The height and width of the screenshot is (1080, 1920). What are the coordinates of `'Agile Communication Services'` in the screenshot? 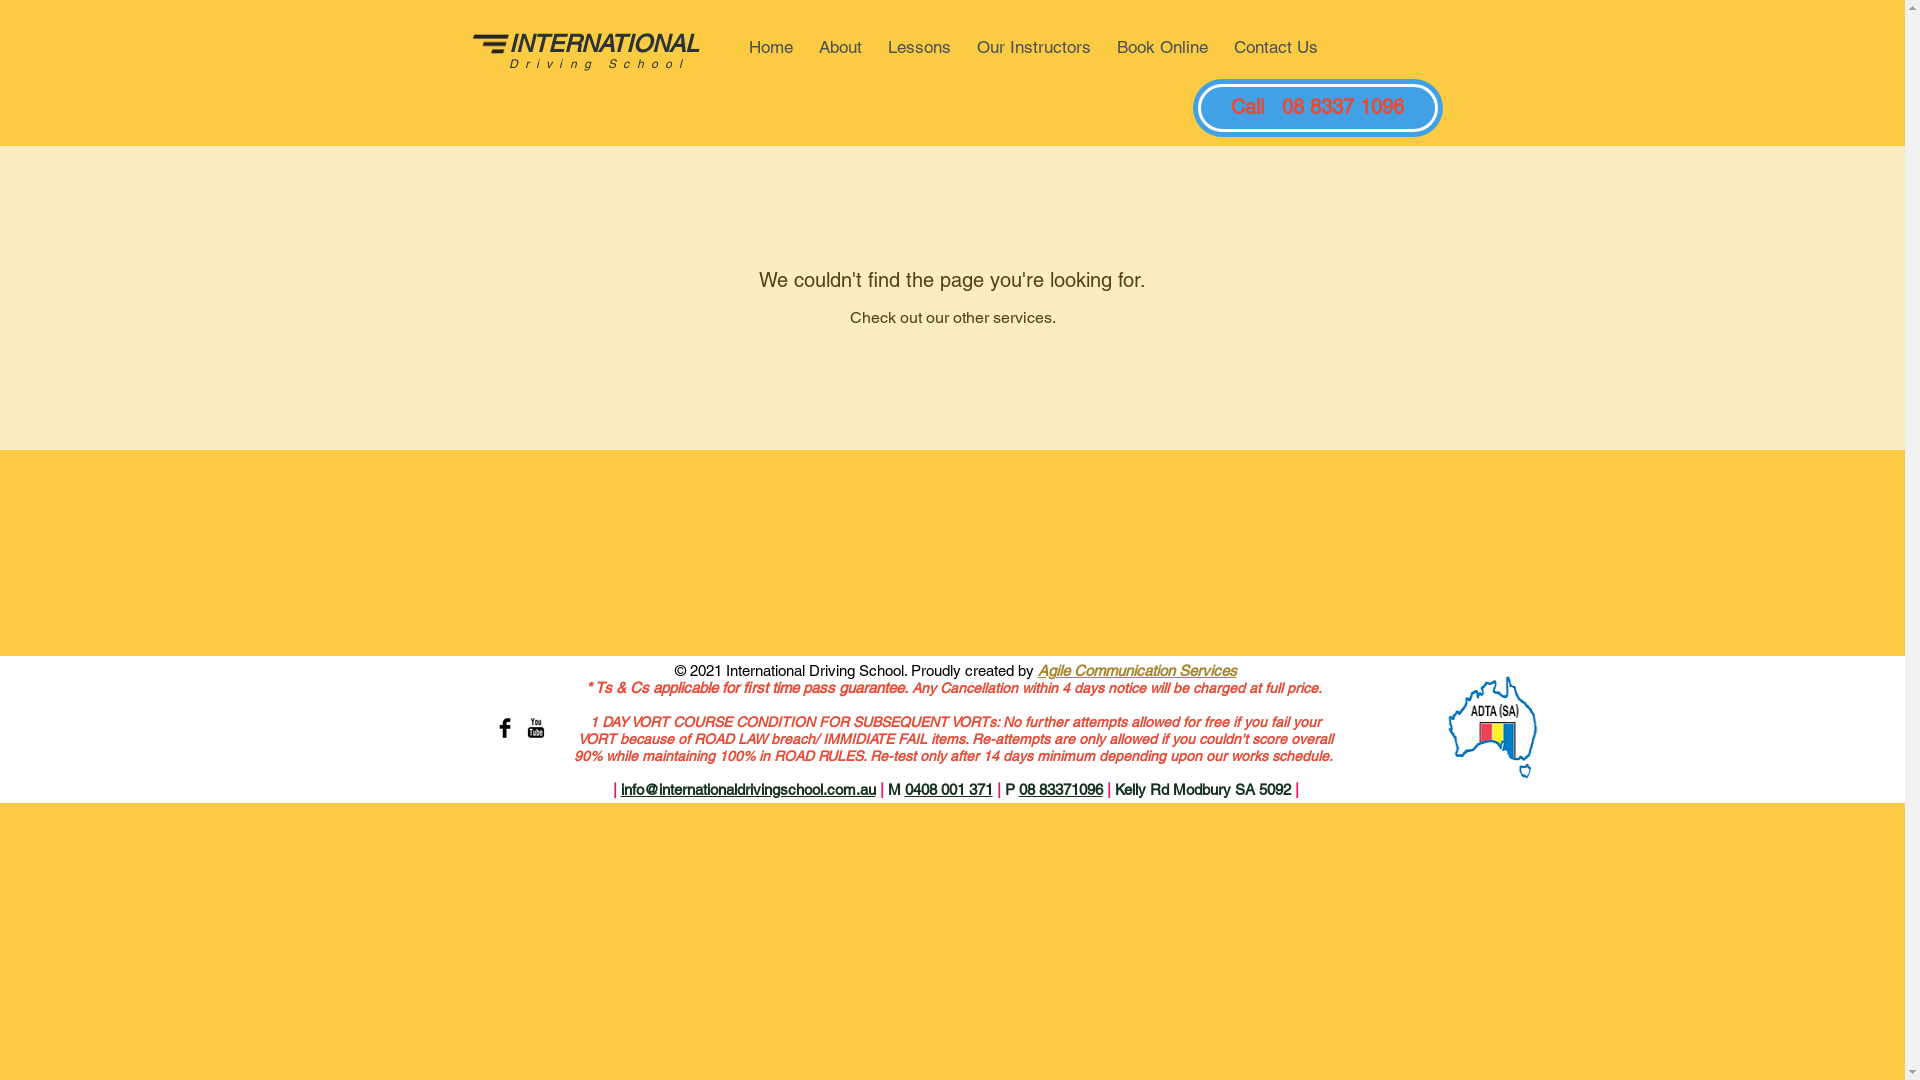 It's located at (1137, 670).